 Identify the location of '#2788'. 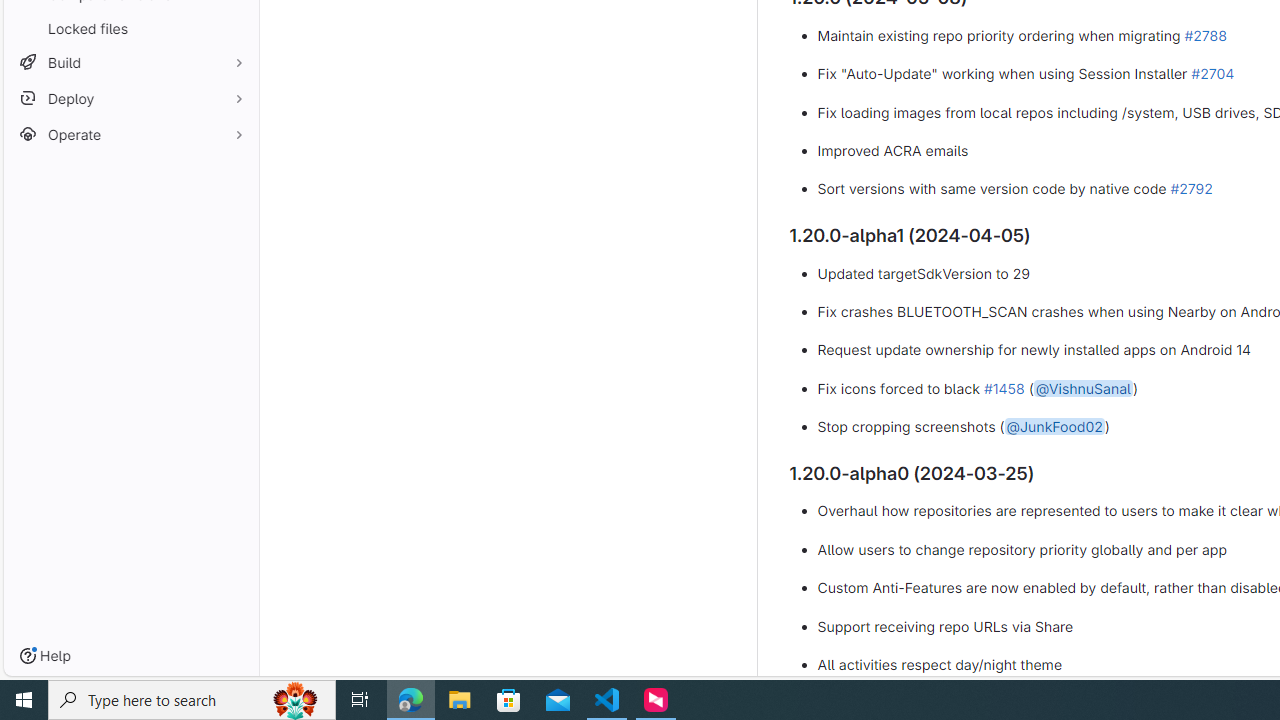
(1204, 34).